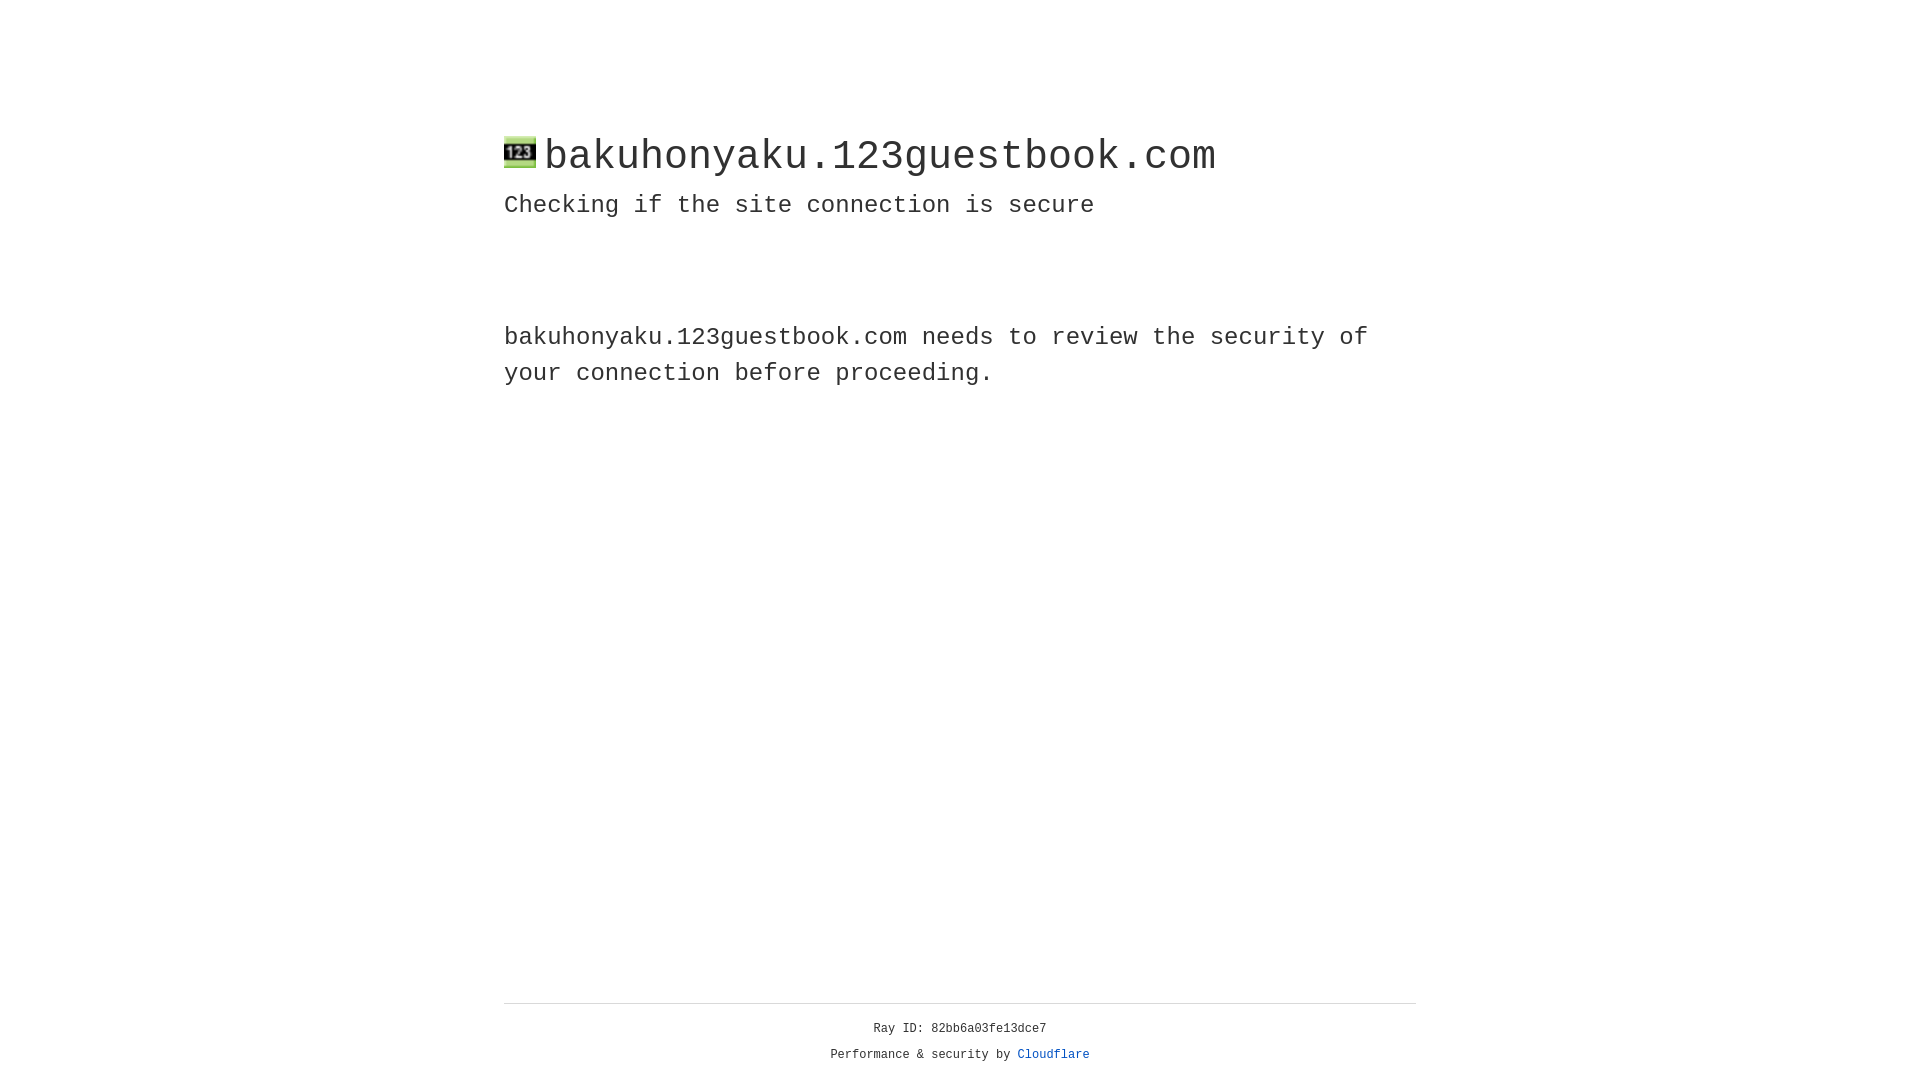  I want to click on 'Cloudflare', so click(1017, 1054).